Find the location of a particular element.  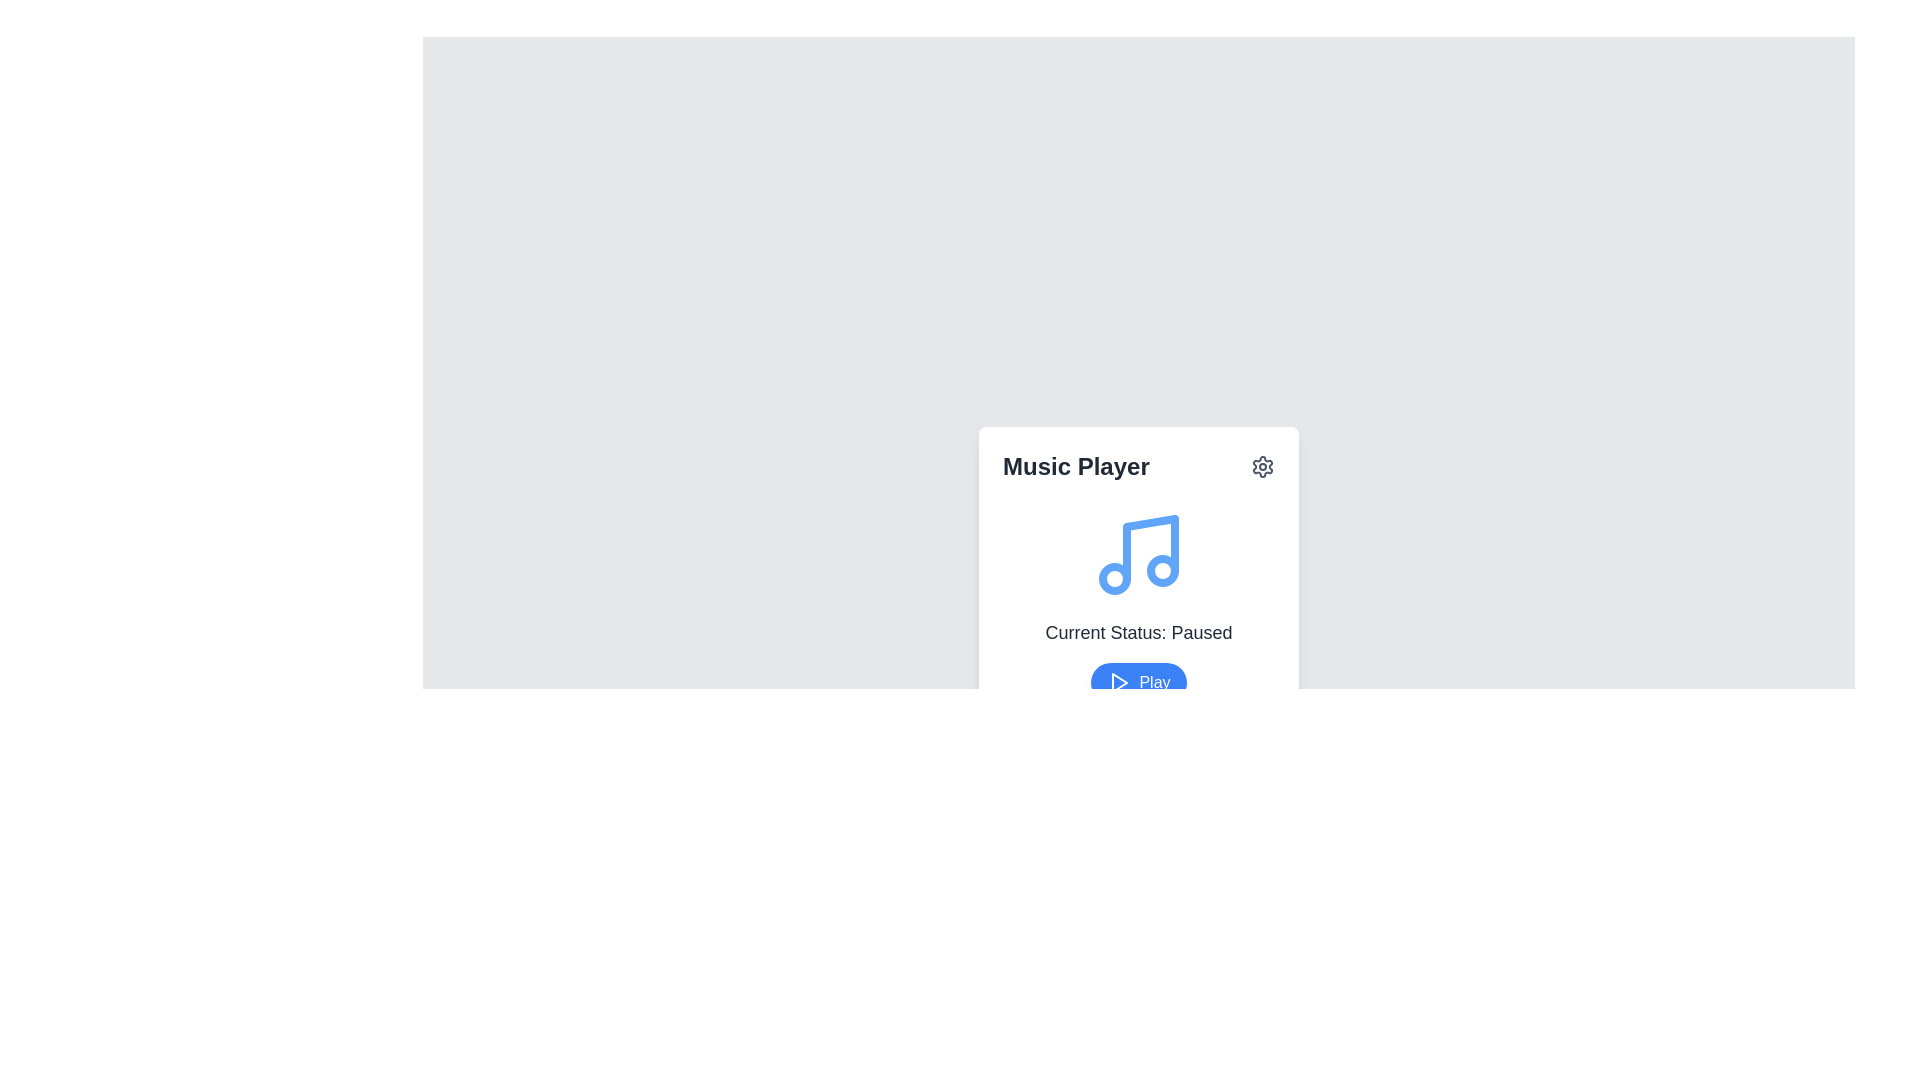

the 'Play' button, a round-ended rectangular button with a blue background and white text is located at coordinates (1138, 681).